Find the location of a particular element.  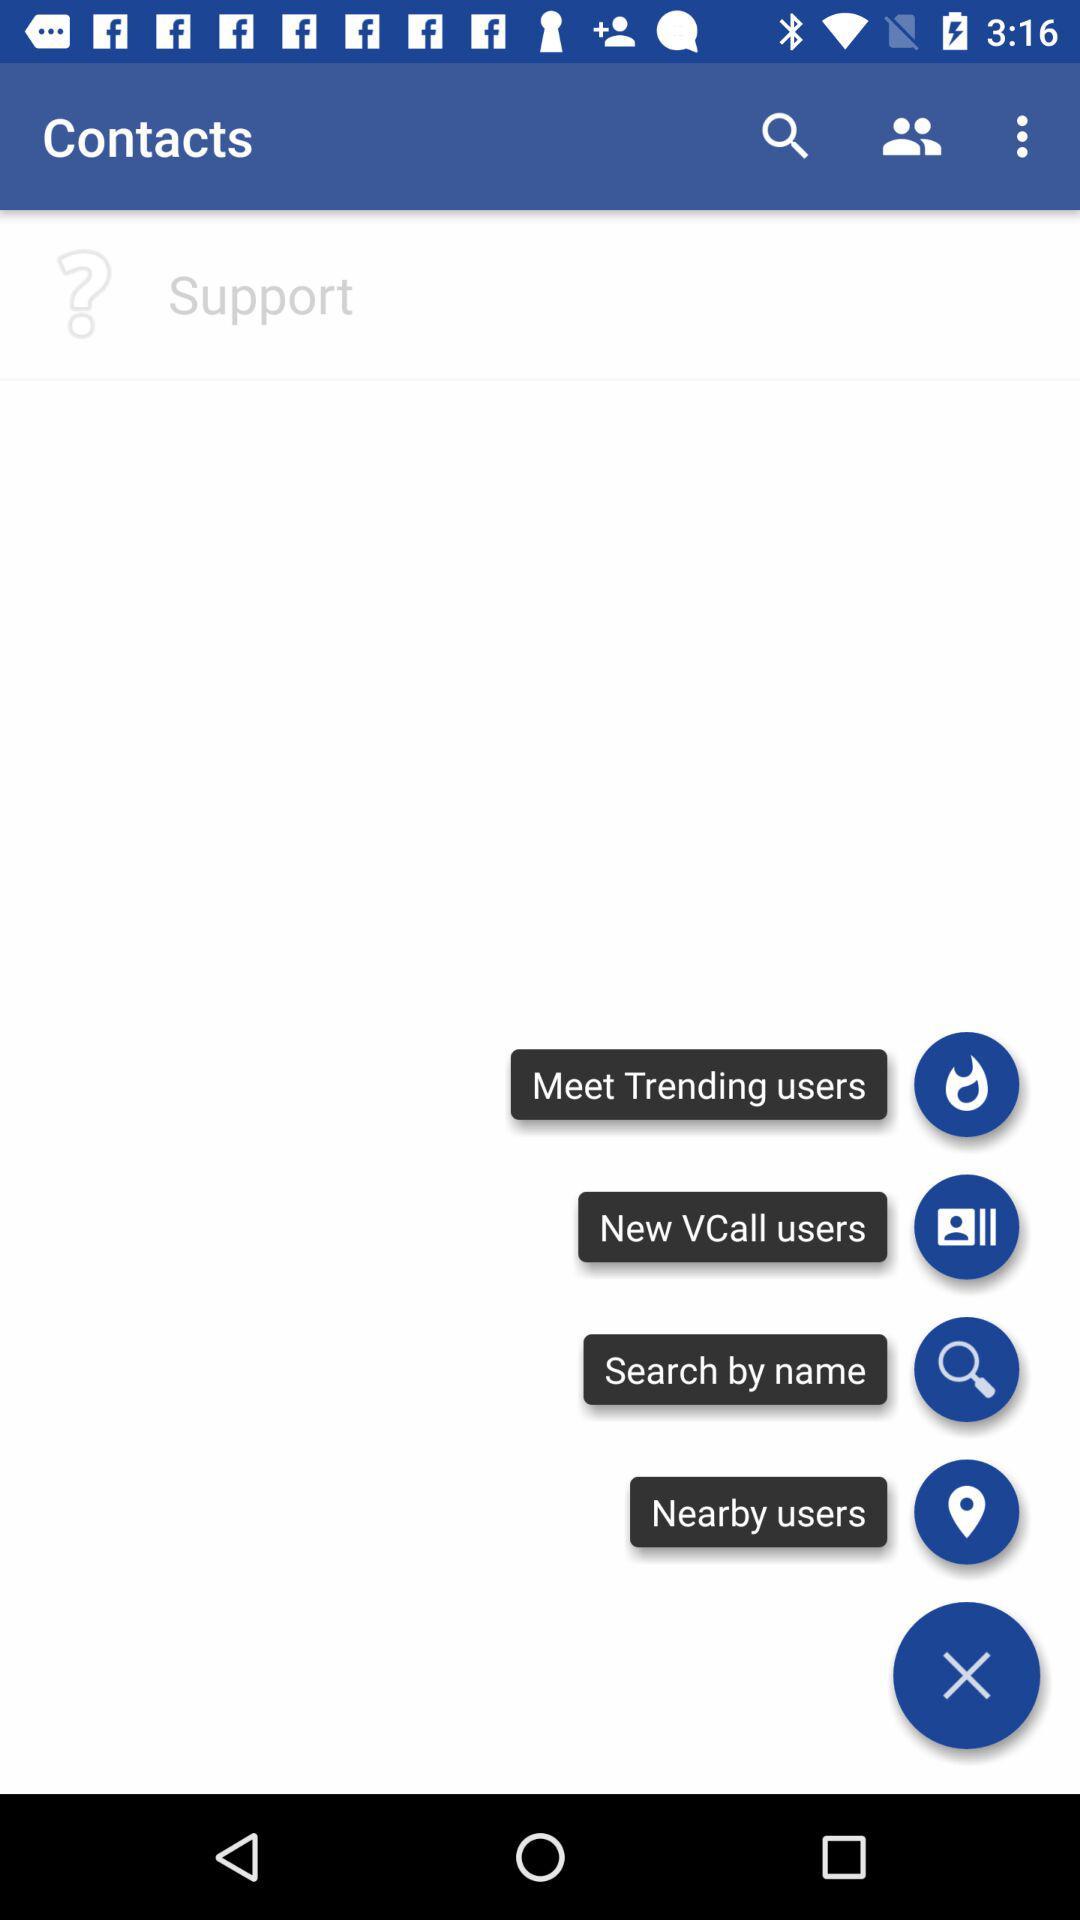

nearby users icon is located at coordinates (758, 1512).